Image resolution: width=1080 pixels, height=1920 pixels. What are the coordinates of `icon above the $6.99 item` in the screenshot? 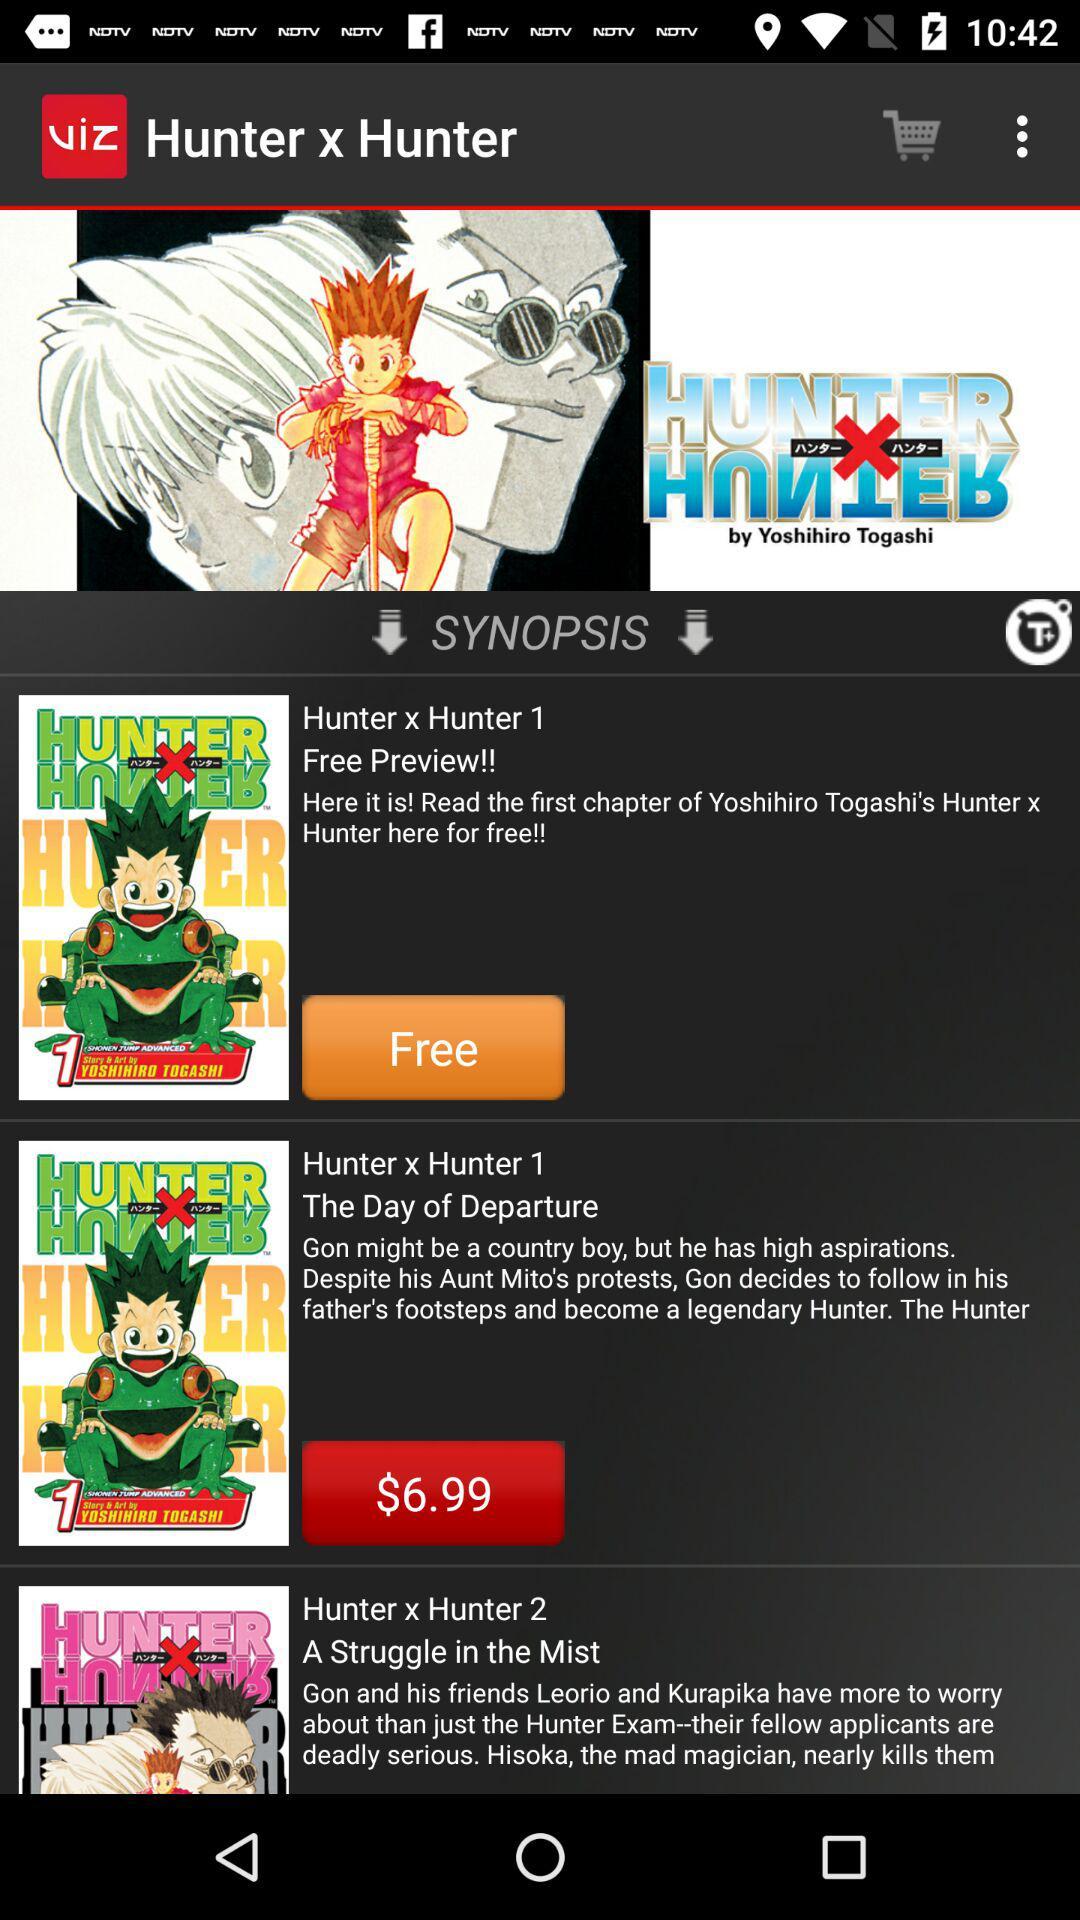 It's located at (680, 1276).